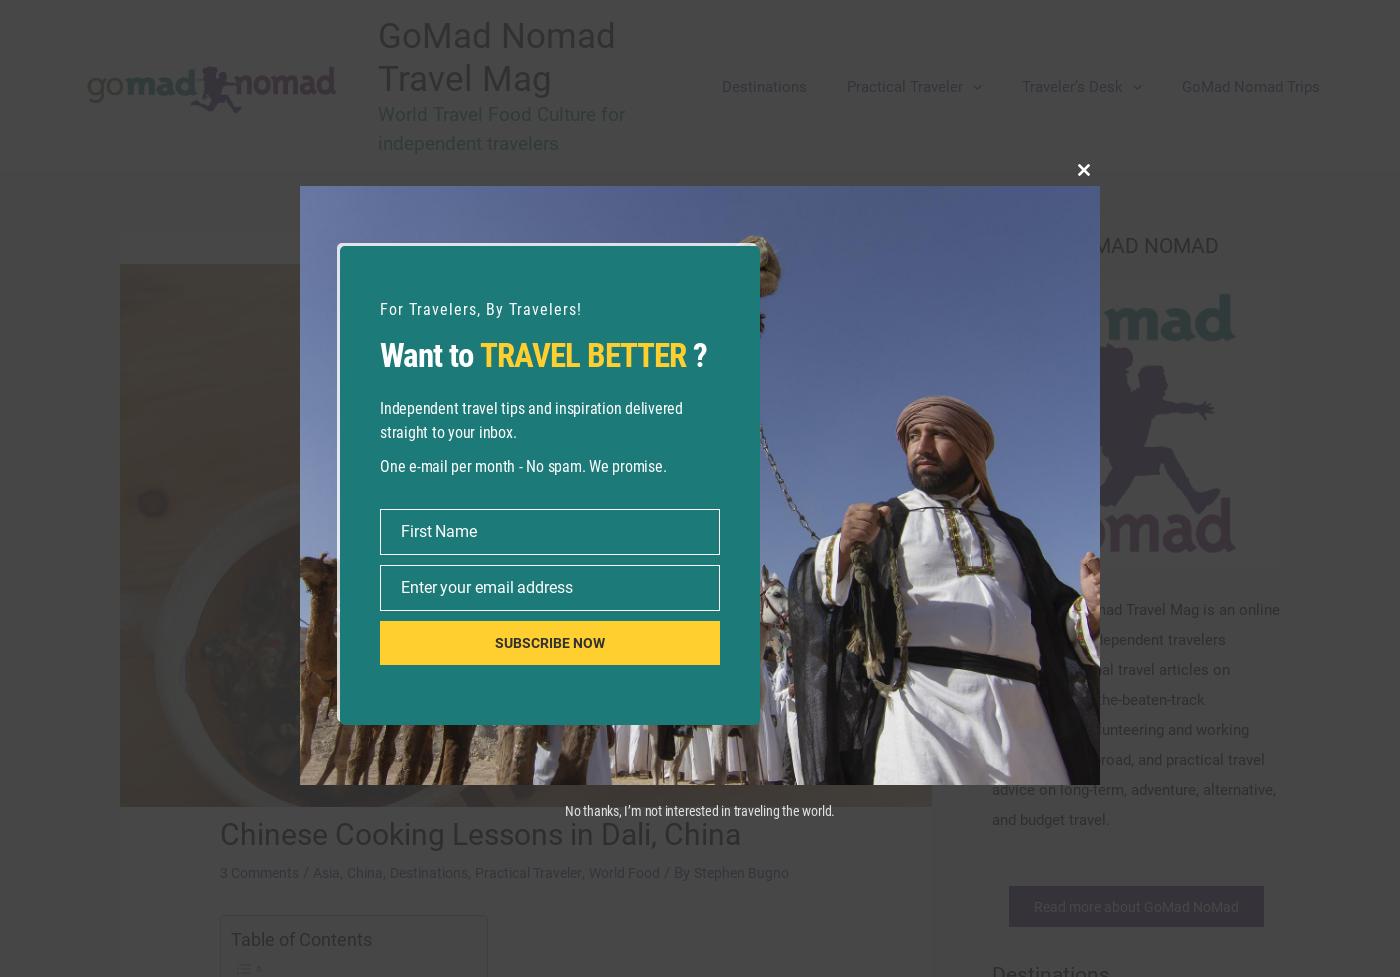 The height and width of the screenshot is (977, 1400). What do you see at coordinates (616, 872) in the screenshot?
I see `'World Food'` at bounding box center [616, 872].